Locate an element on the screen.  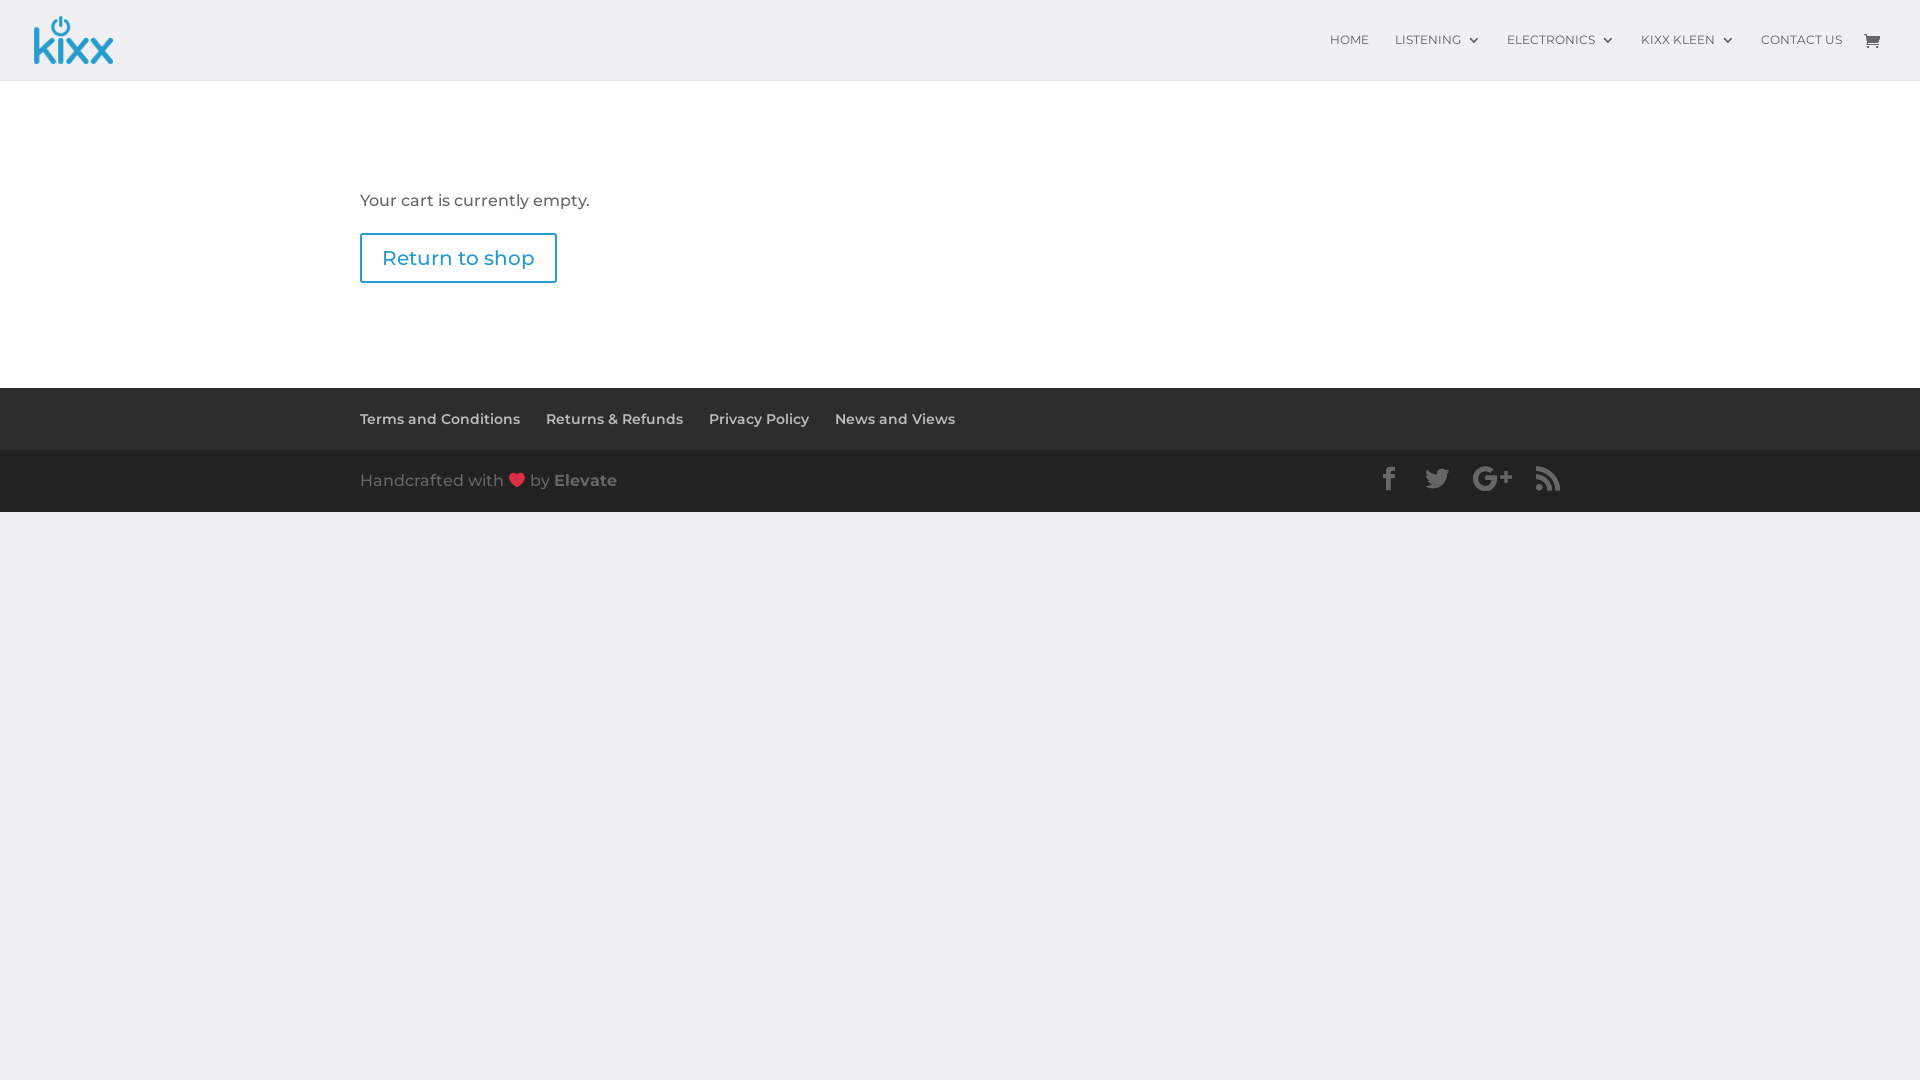
'Elevate' is located at coordinates (553, 480).